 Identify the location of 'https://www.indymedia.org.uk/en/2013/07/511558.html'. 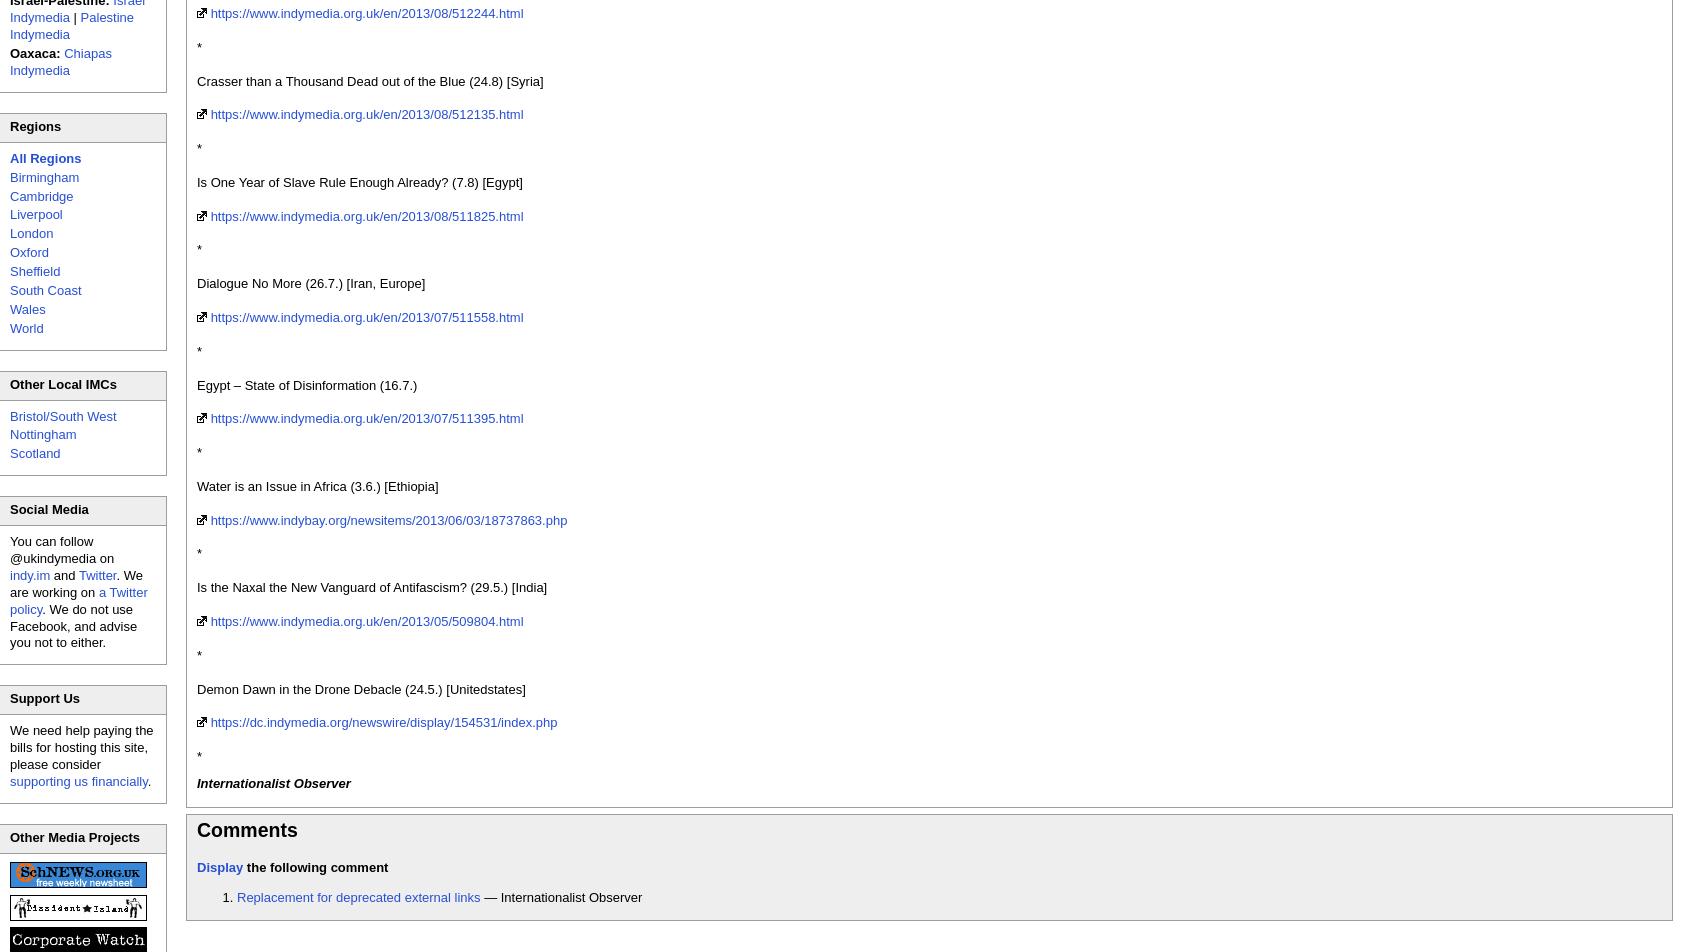
(366, 316).